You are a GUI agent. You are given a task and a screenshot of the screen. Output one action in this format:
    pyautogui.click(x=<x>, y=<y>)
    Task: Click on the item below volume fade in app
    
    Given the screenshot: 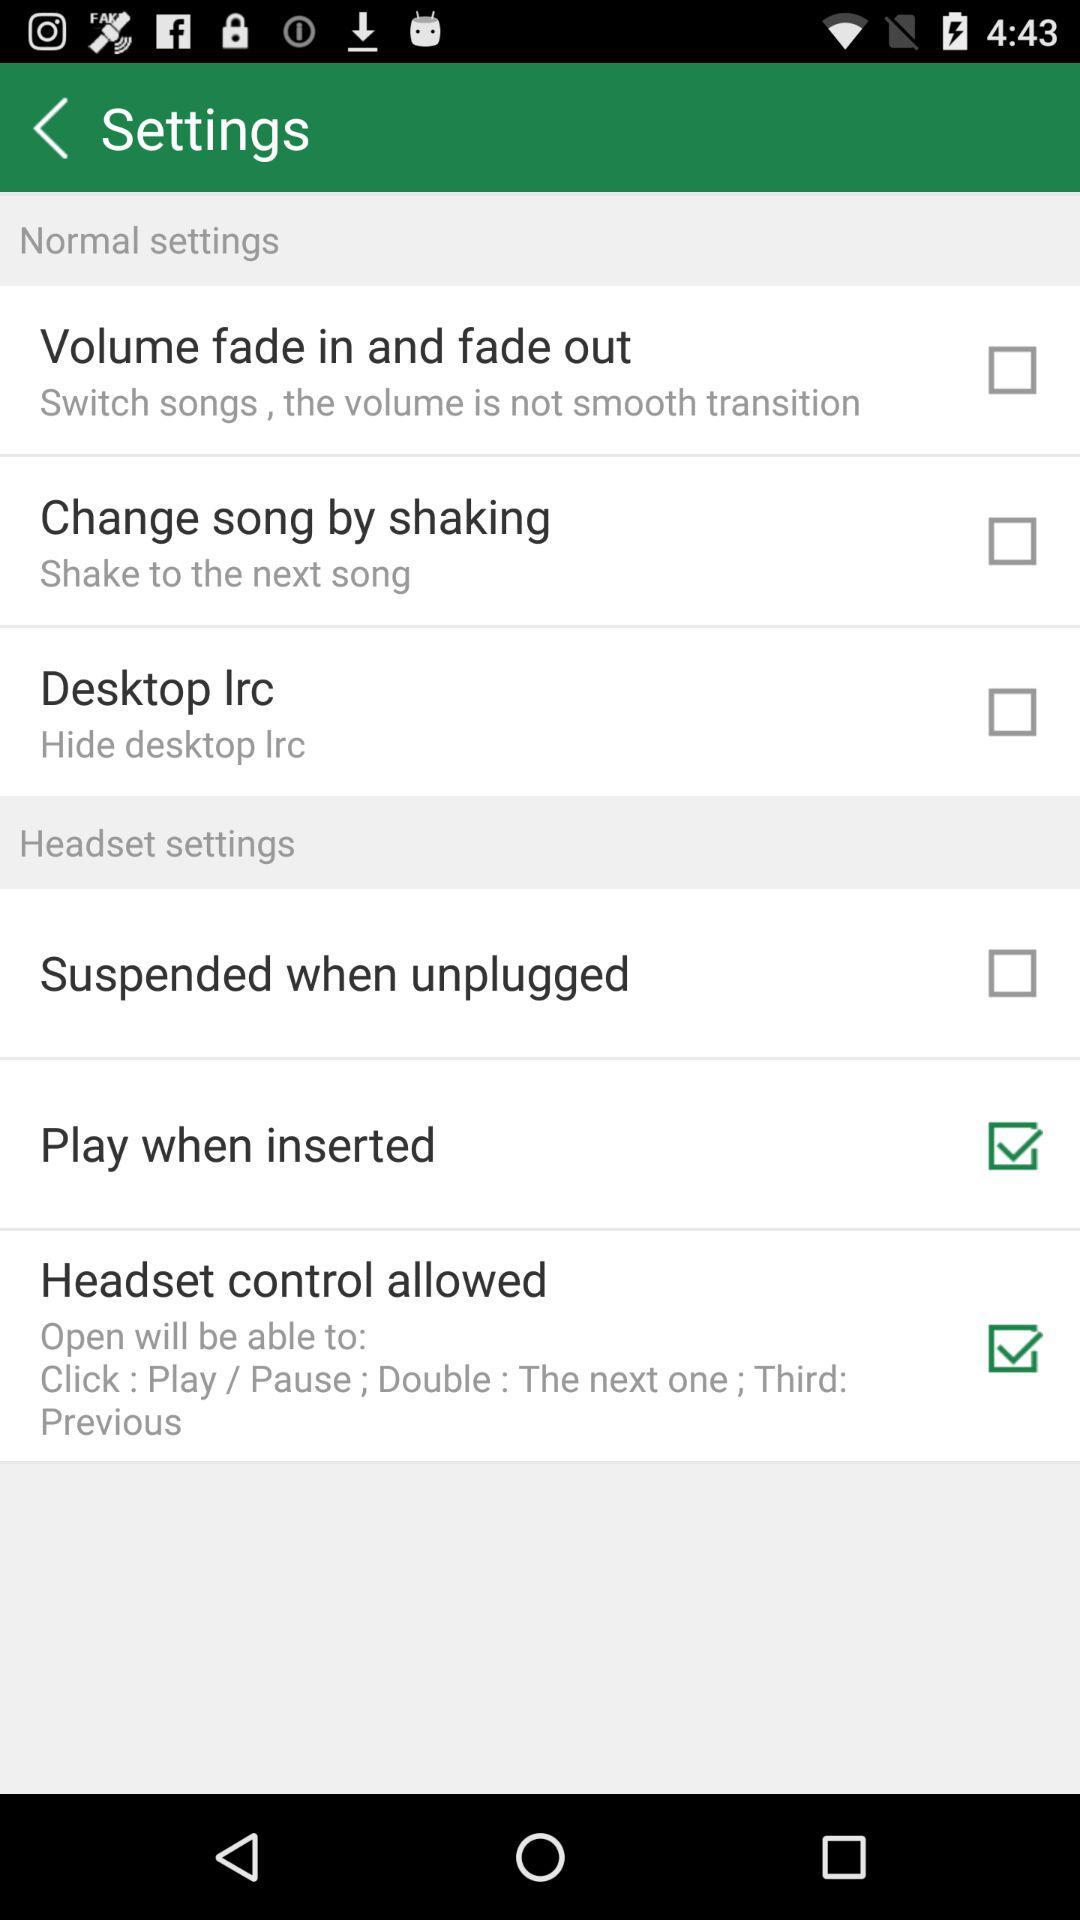 What is the action you would take?
    pyautogui.click(x=450, y=400)
    